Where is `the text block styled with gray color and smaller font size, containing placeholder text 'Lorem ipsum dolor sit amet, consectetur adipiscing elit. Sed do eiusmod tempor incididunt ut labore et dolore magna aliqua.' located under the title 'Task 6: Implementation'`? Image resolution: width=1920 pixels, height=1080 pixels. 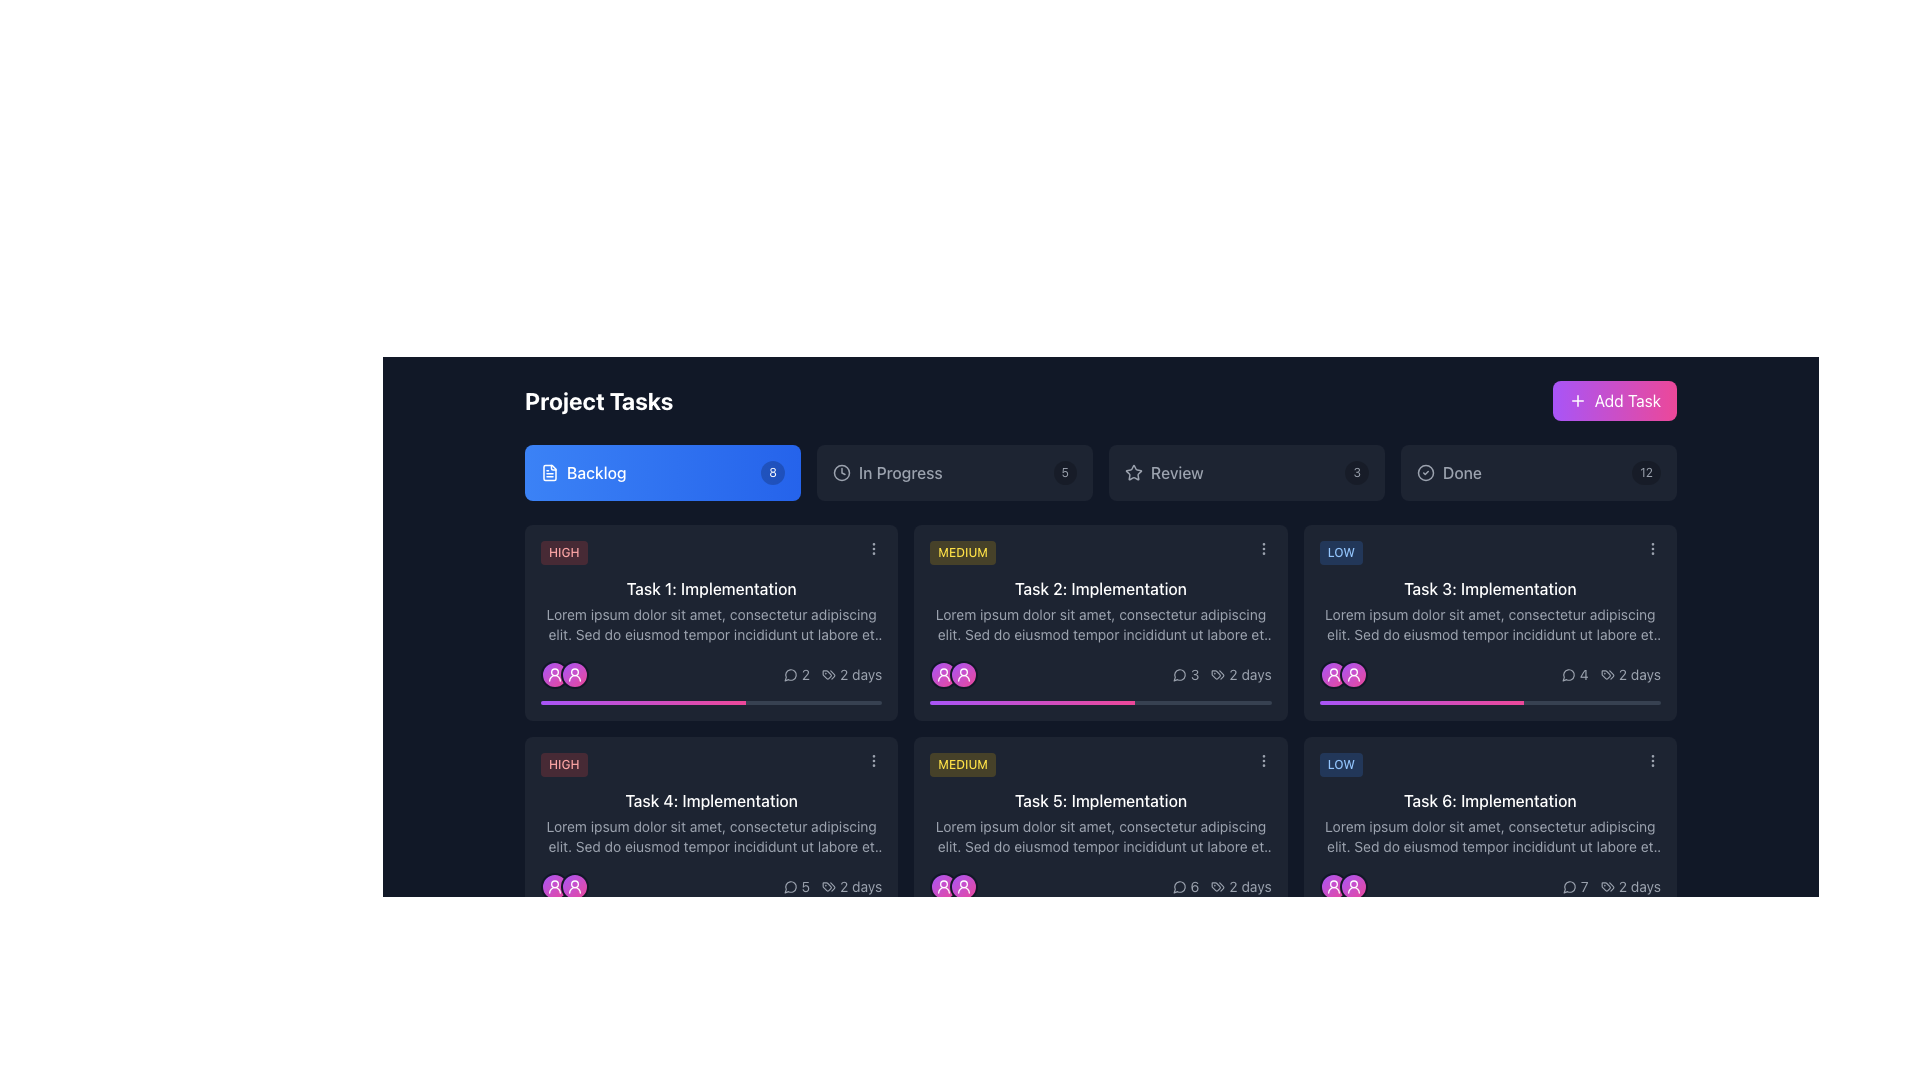 the text block styled with gray color and smaller font size, containing placeholder text 'Lorem ipsum dolor sit amet, consectetur adipiscing elit. Sed do eiusmod tempor incididunt ut labore et dolore magna aliqua.' located under the title 'Task 6: Implementation' is located at coordinates (1490, 837).